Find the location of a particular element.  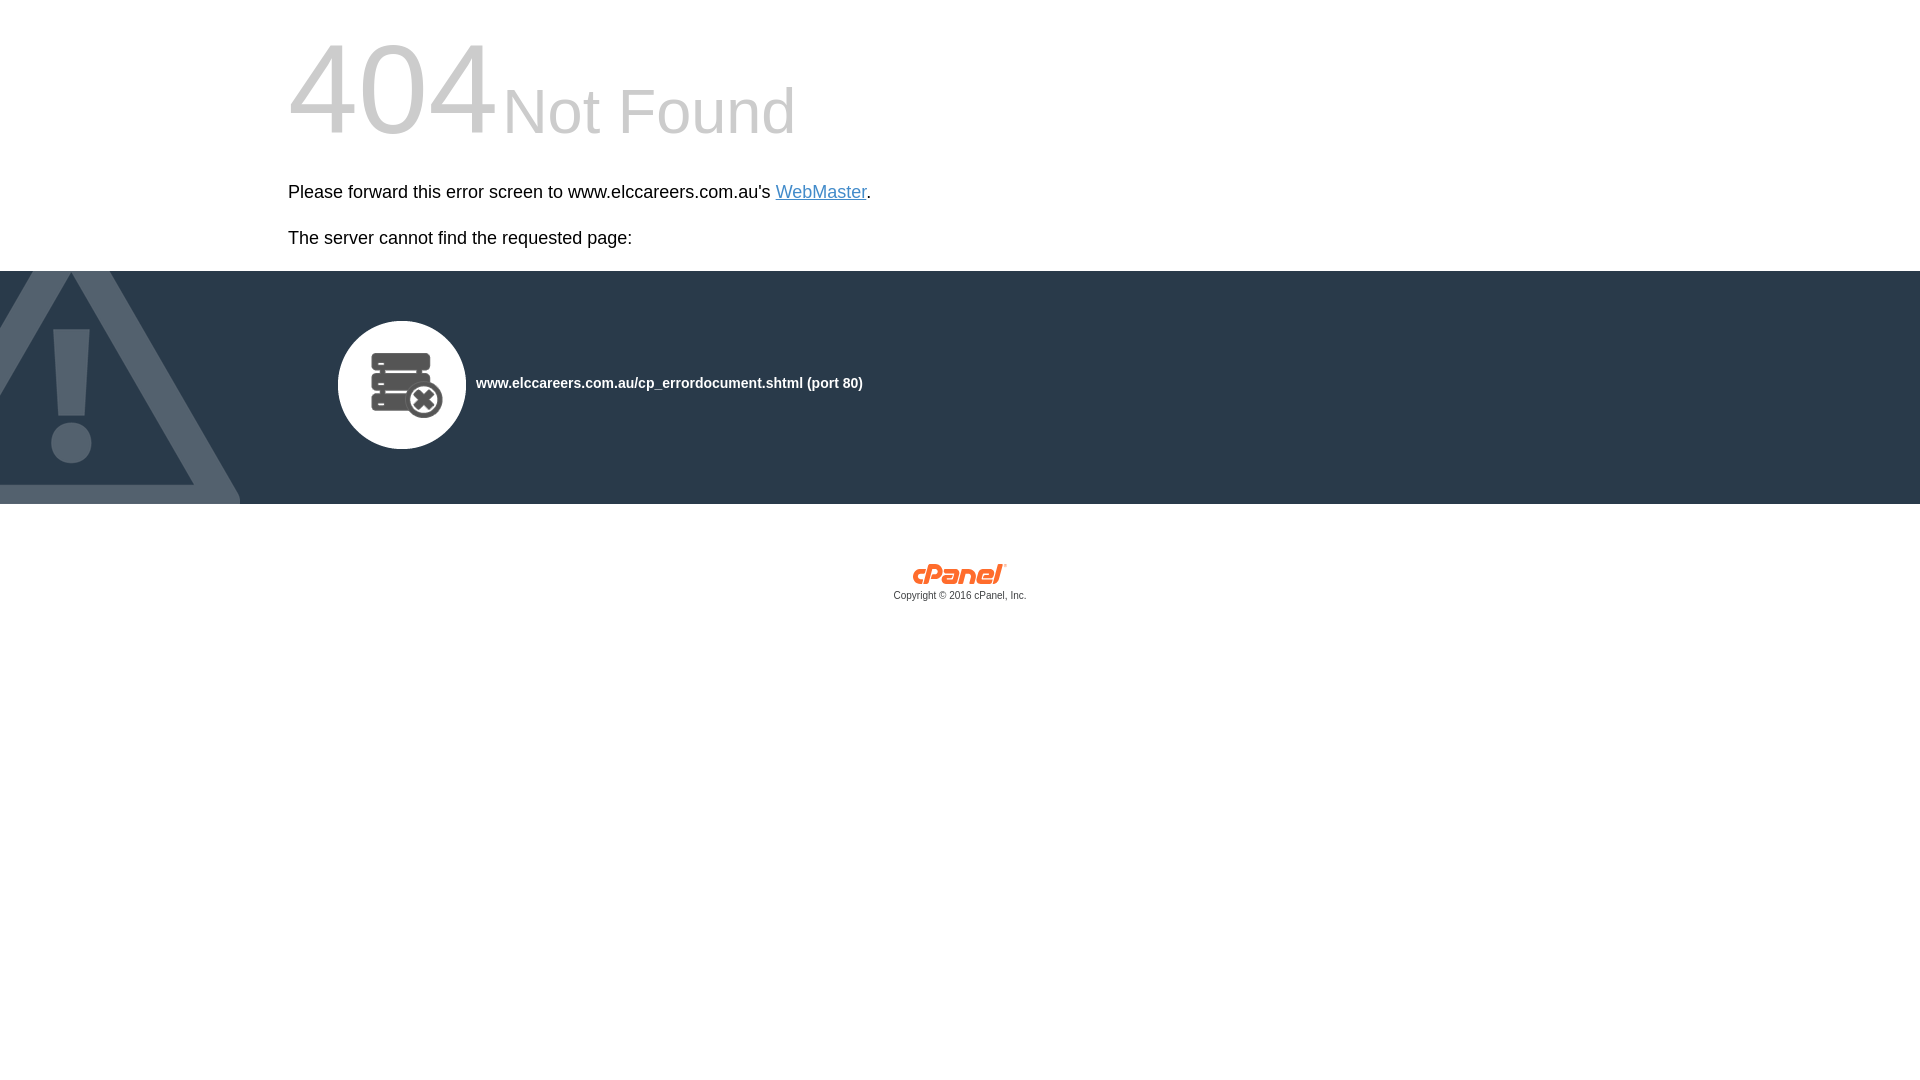

'WebMaster' is located at coordinates (821, 192).